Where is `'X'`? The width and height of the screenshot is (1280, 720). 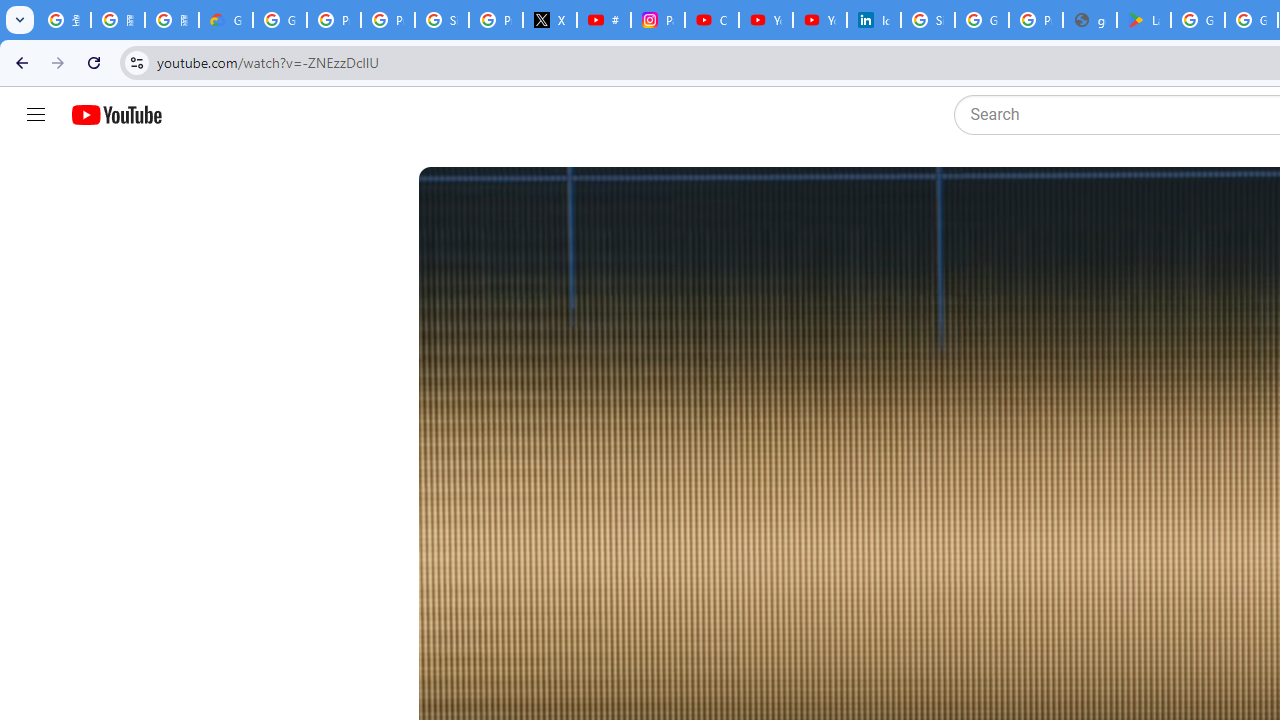 'X' is located at coordinates (550, 20).